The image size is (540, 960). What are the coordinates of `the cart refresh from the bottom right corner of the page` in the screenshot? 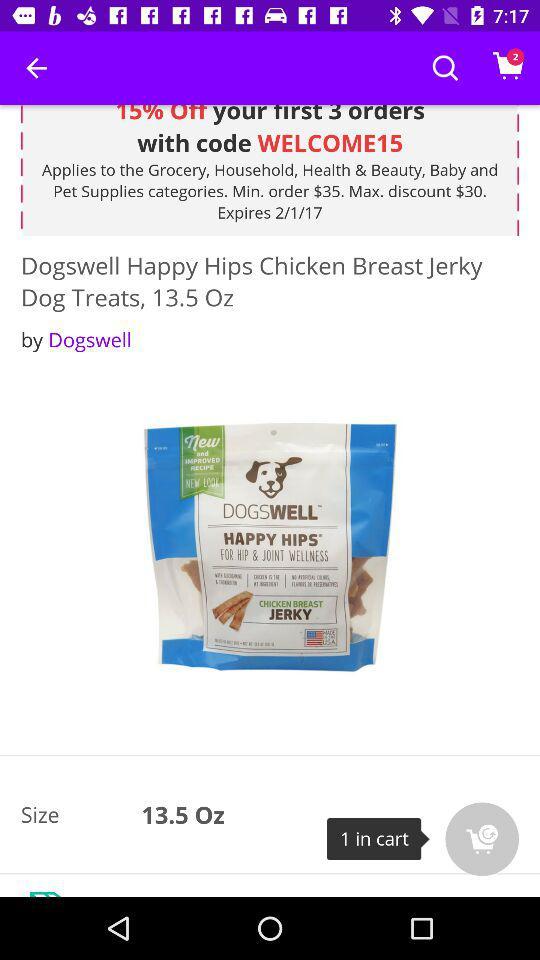 It's located at (481, 839).